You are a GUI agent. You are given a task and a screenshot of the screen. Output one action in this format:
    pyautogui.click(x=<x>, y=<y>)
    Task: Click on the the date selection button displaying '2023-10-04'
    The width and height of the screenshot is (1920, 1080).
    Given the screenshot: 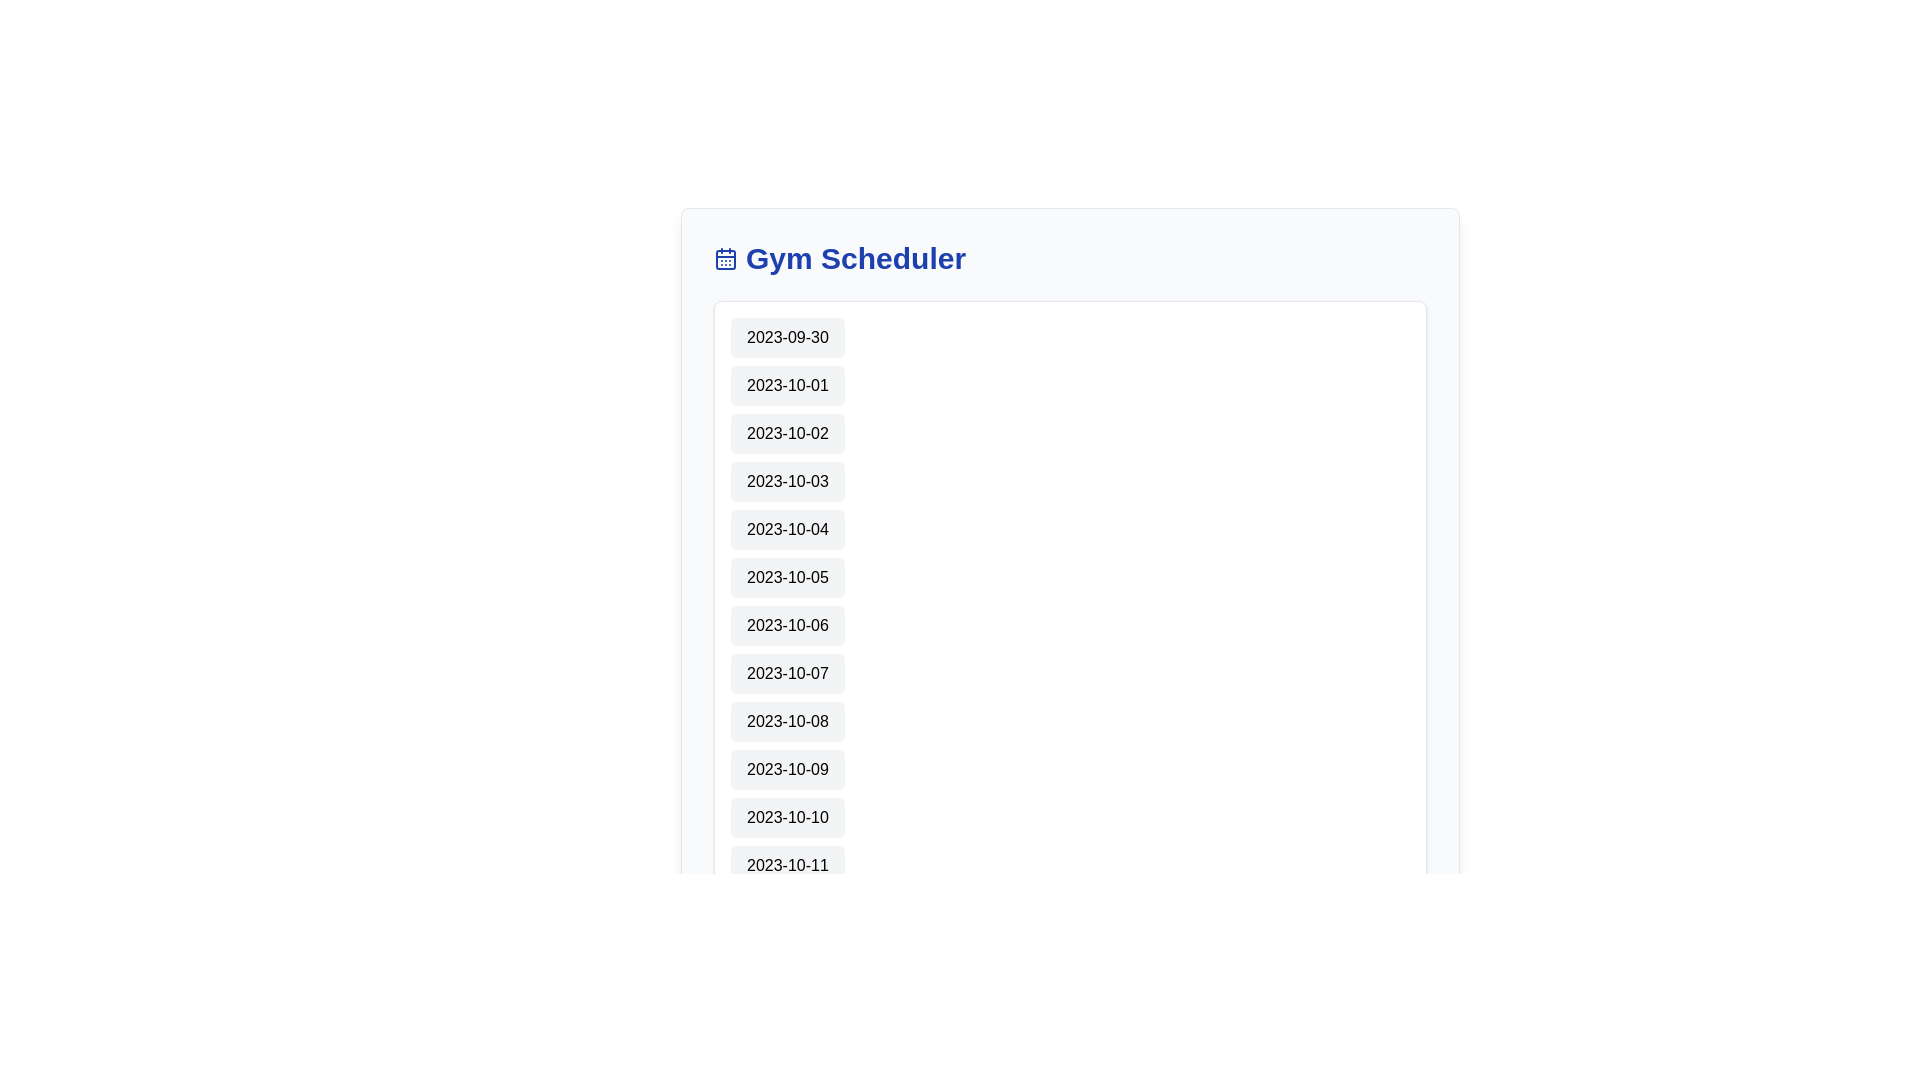 What is the action you would take?
    pyautogui.click(x=786, y=528)
    